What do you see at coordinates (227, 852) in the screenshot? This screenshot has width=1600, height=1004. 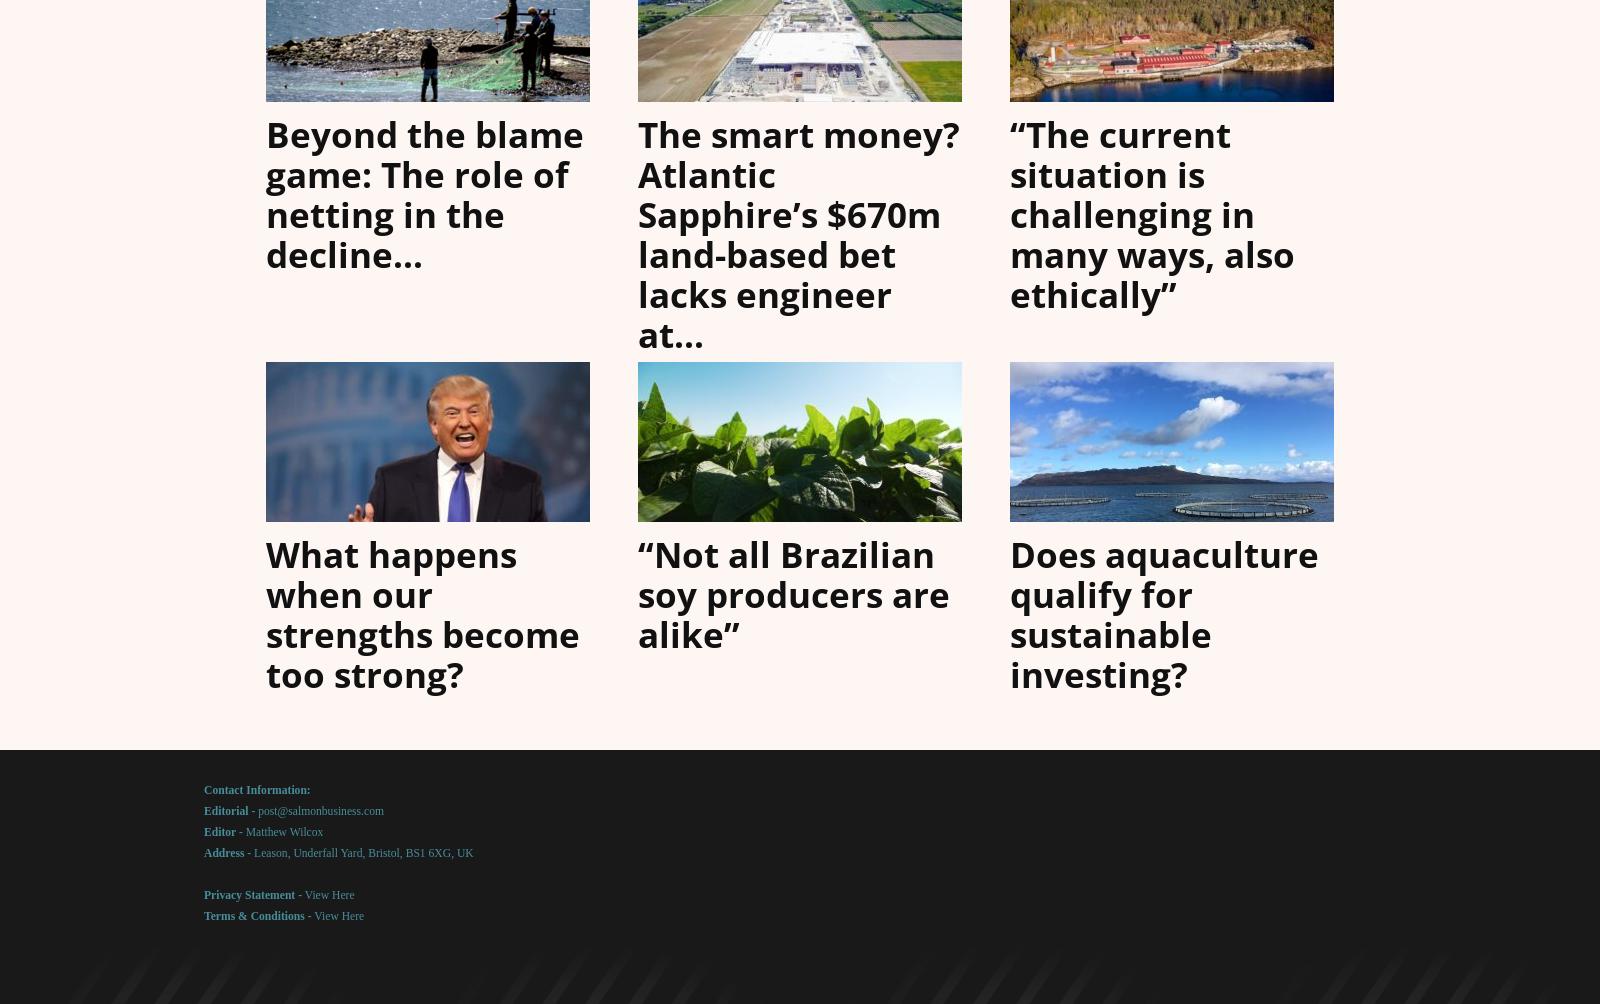 I see `'Address -'` at bounding box center [227, 852].